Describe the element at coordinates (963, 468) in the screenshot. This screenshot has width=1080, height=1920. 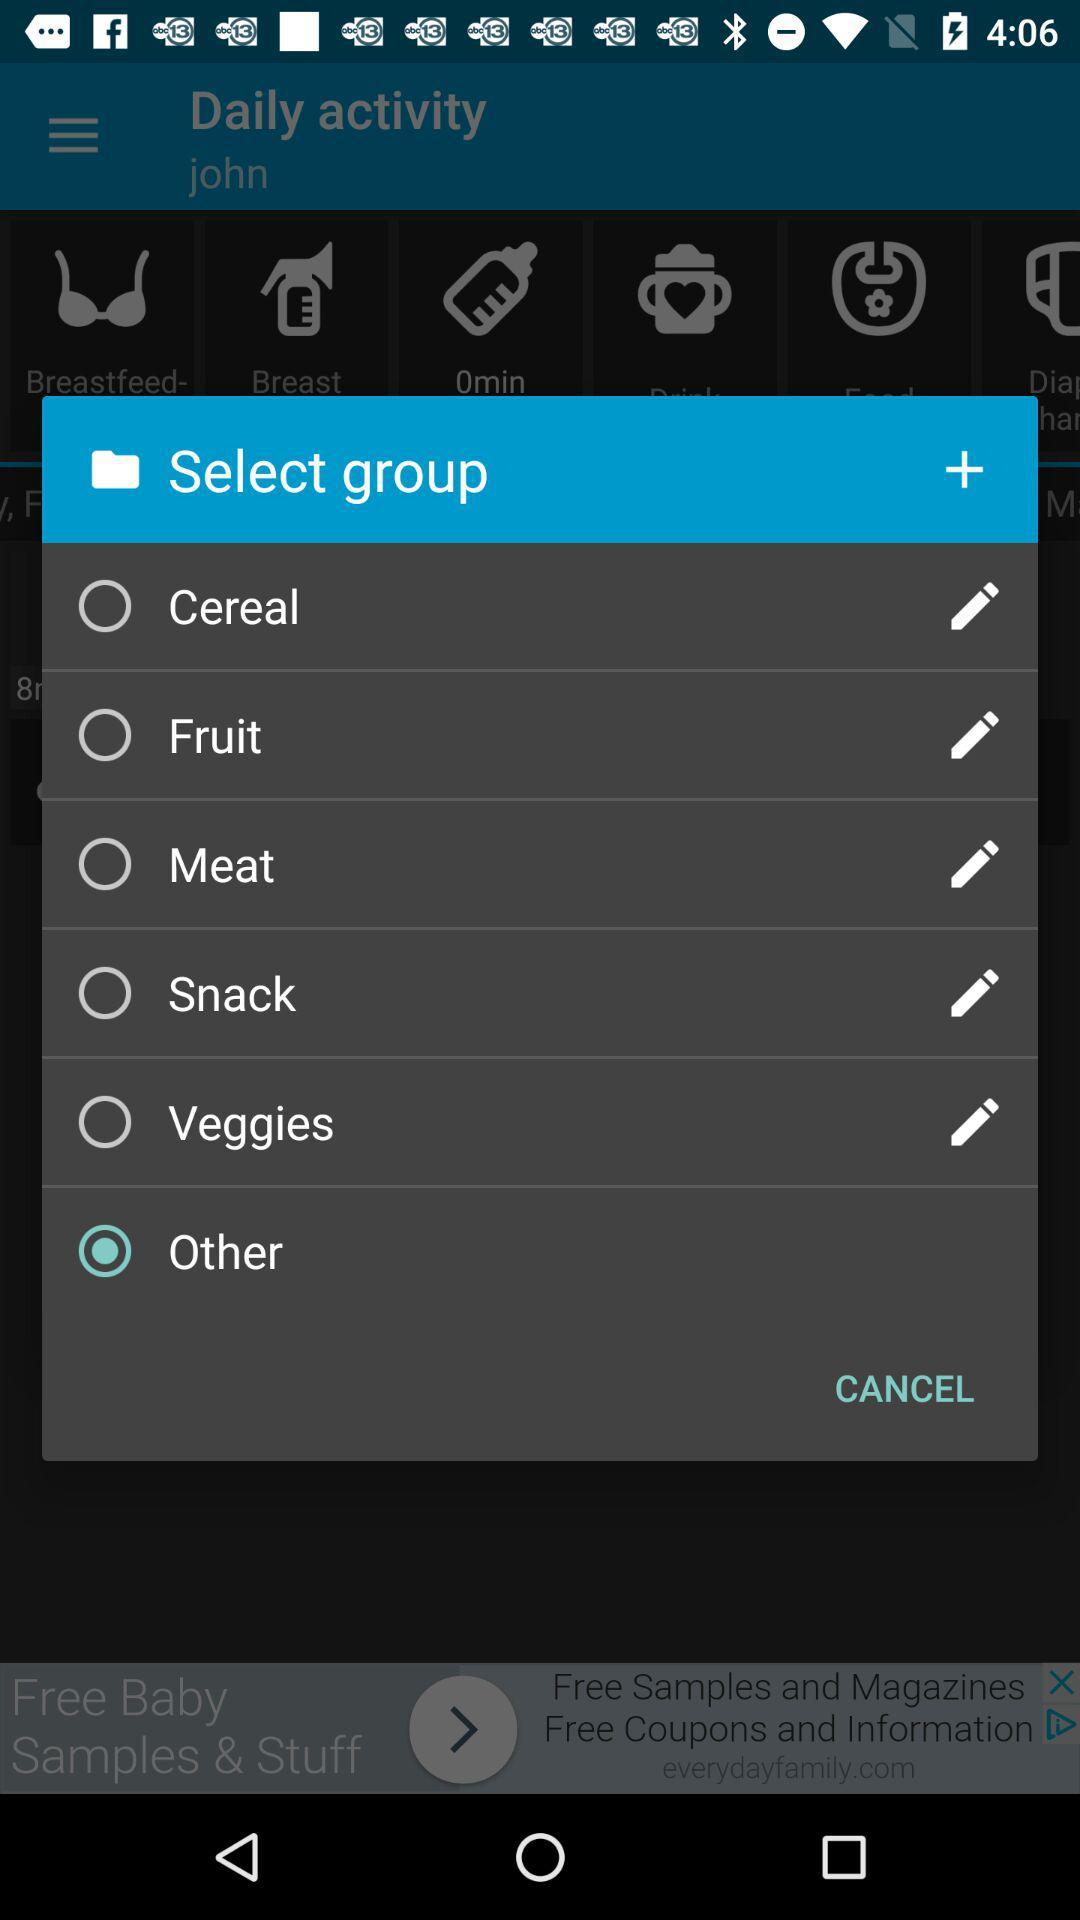
I see `selection to list` at that location.